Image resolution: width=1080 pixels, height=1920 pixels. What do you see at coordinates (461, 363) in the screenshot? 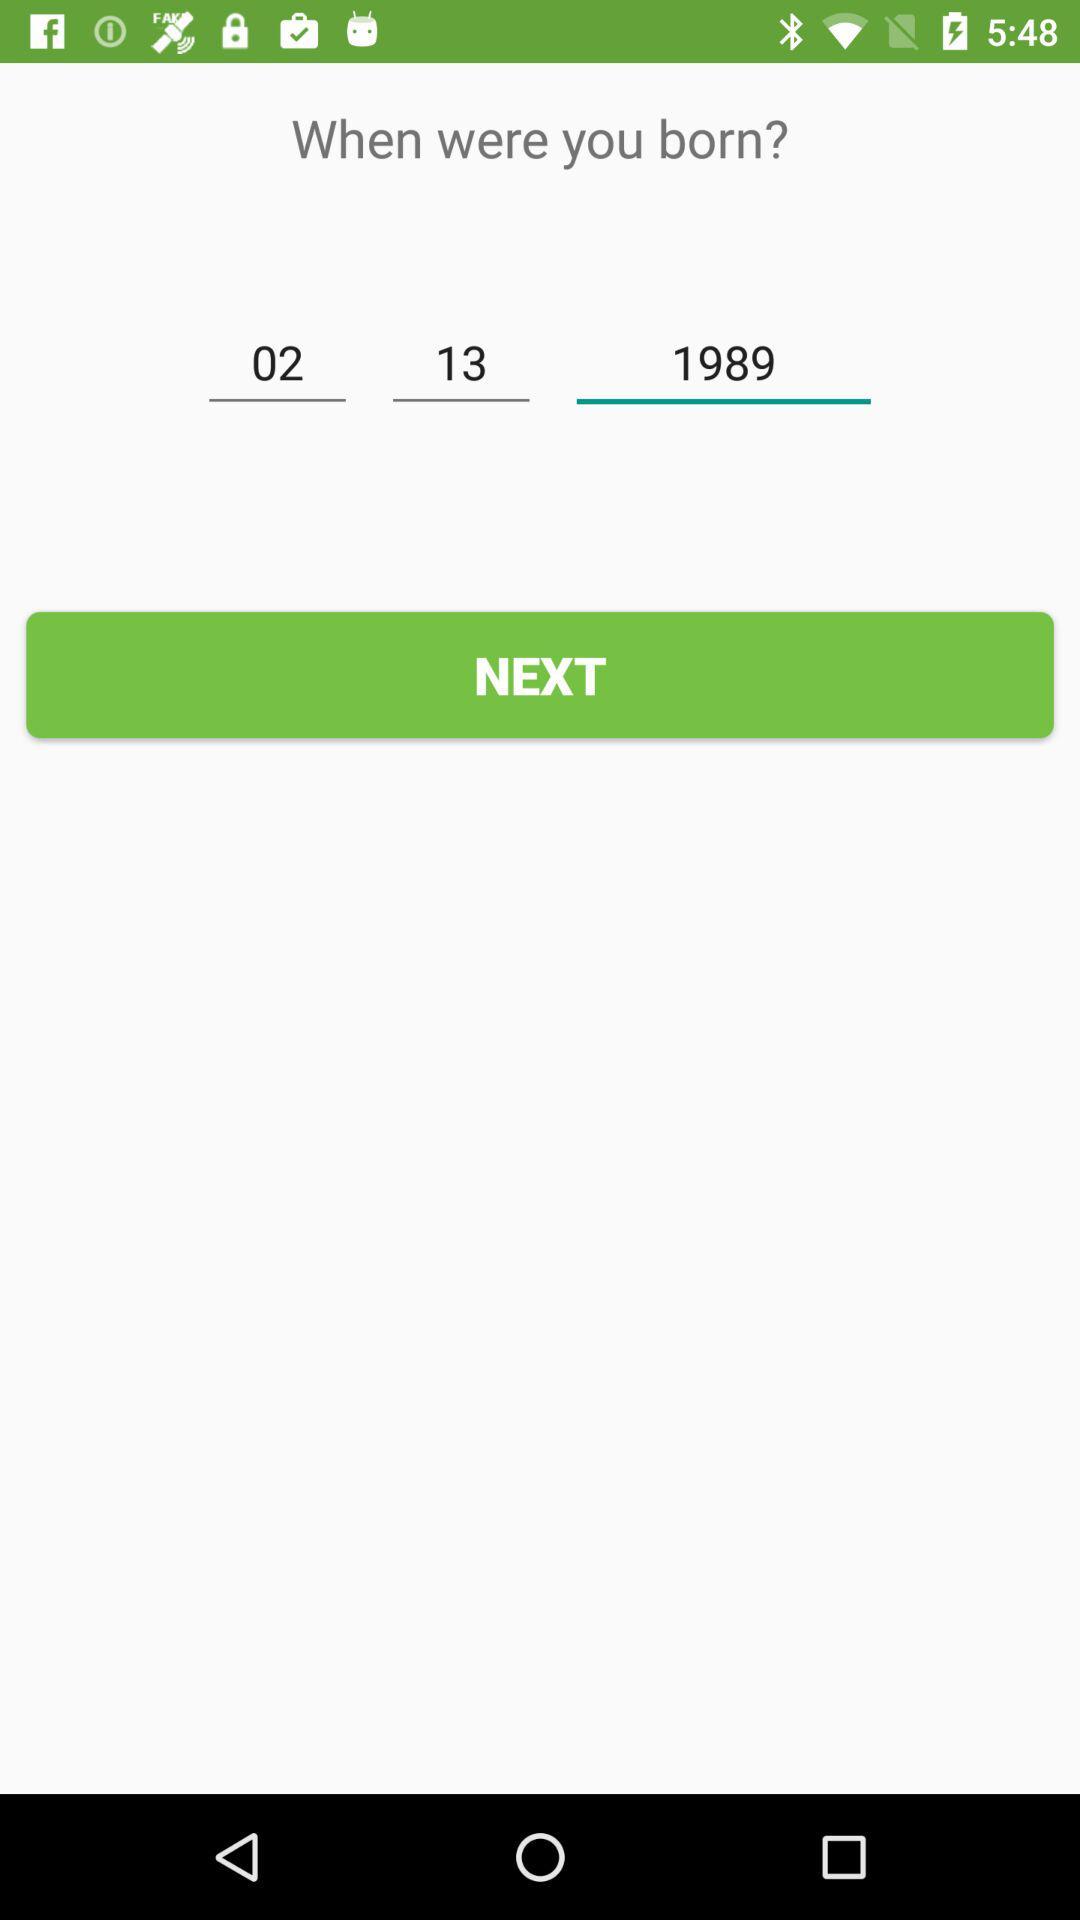
I see `the 13` at bounding box center [461, 363].